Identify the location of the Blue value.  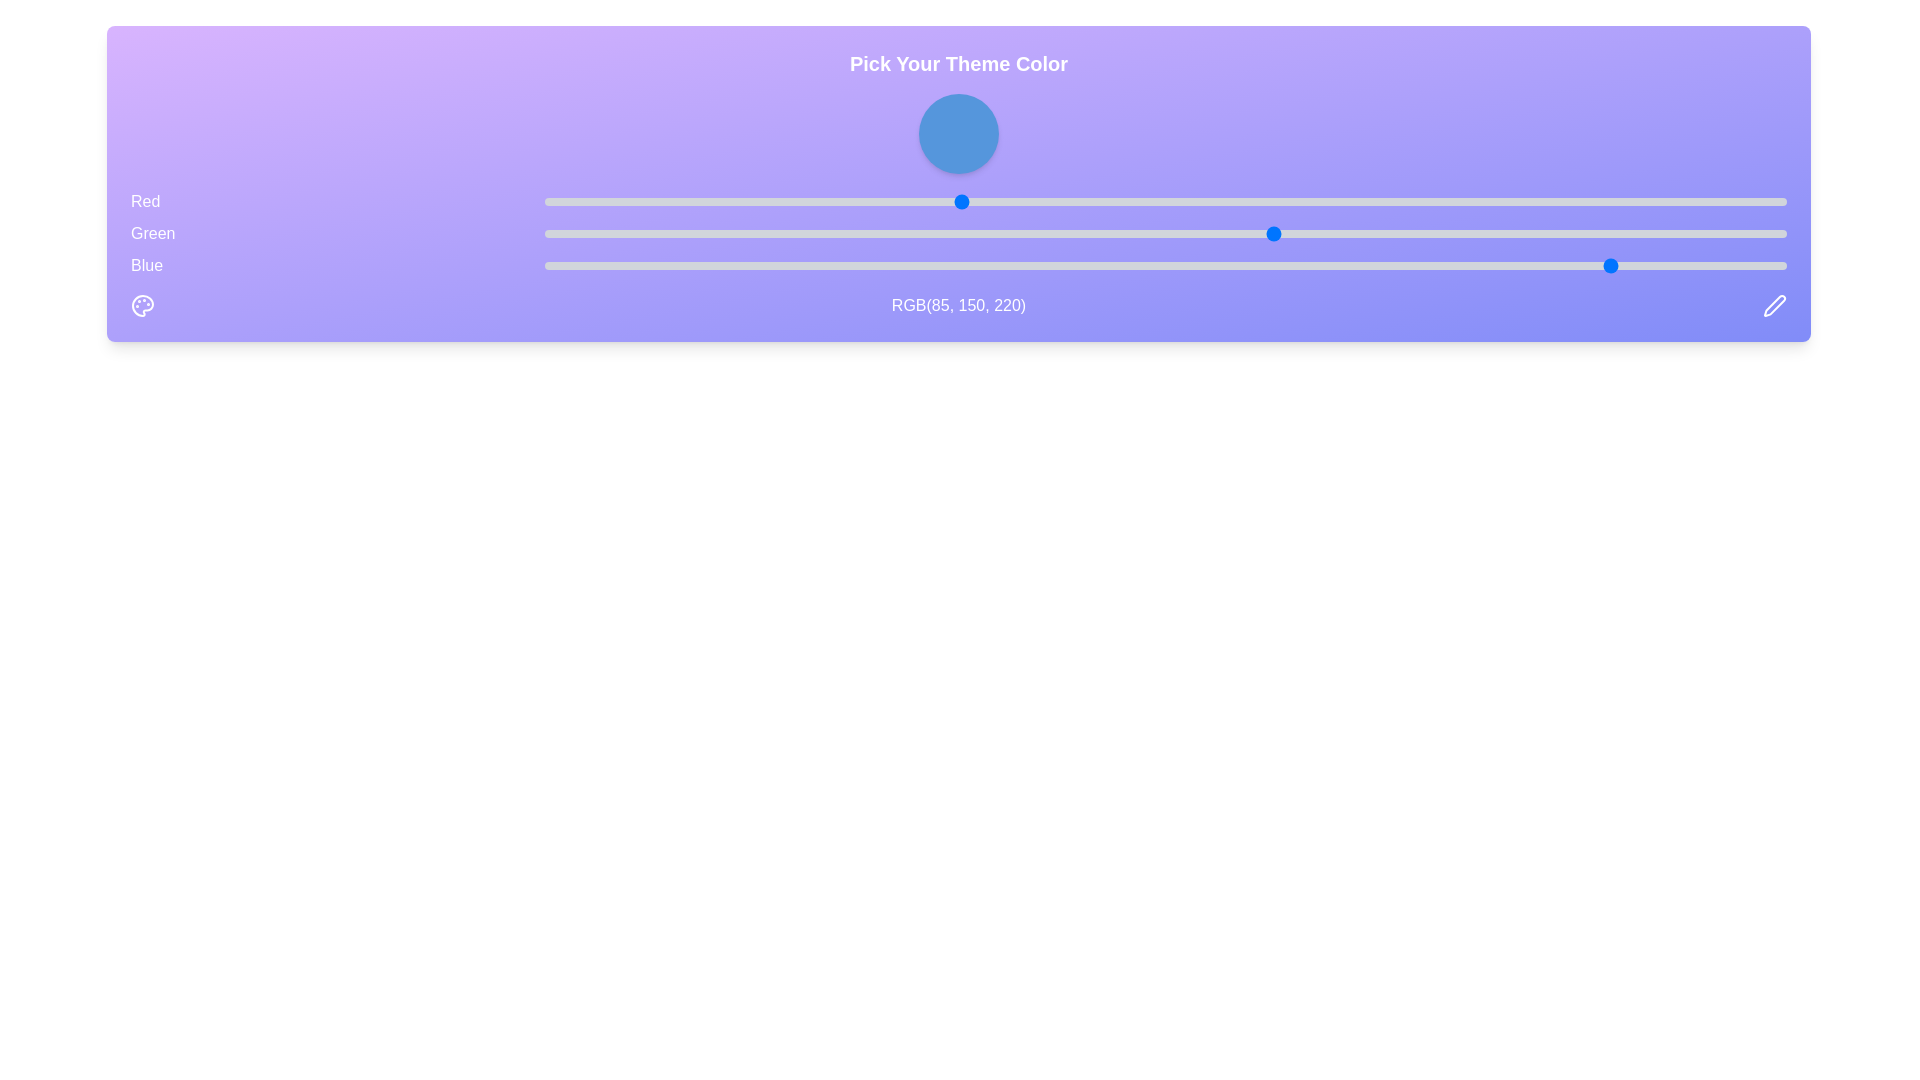
(1002, 265).